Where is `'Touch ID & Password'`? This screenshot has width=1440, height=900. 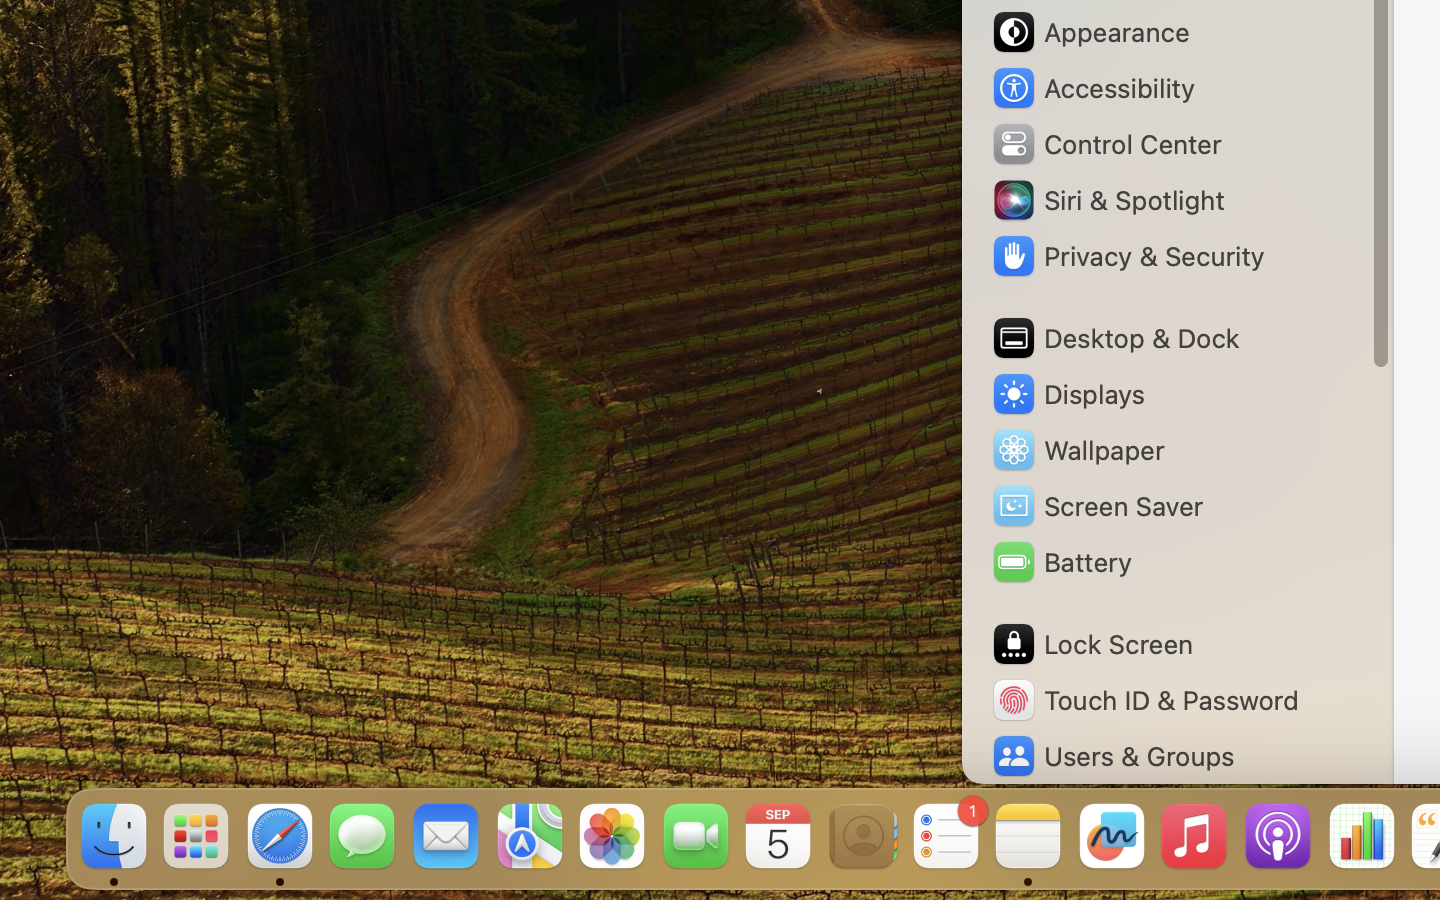
'Touch ID & Password' is located at coordinates (1144, 699).